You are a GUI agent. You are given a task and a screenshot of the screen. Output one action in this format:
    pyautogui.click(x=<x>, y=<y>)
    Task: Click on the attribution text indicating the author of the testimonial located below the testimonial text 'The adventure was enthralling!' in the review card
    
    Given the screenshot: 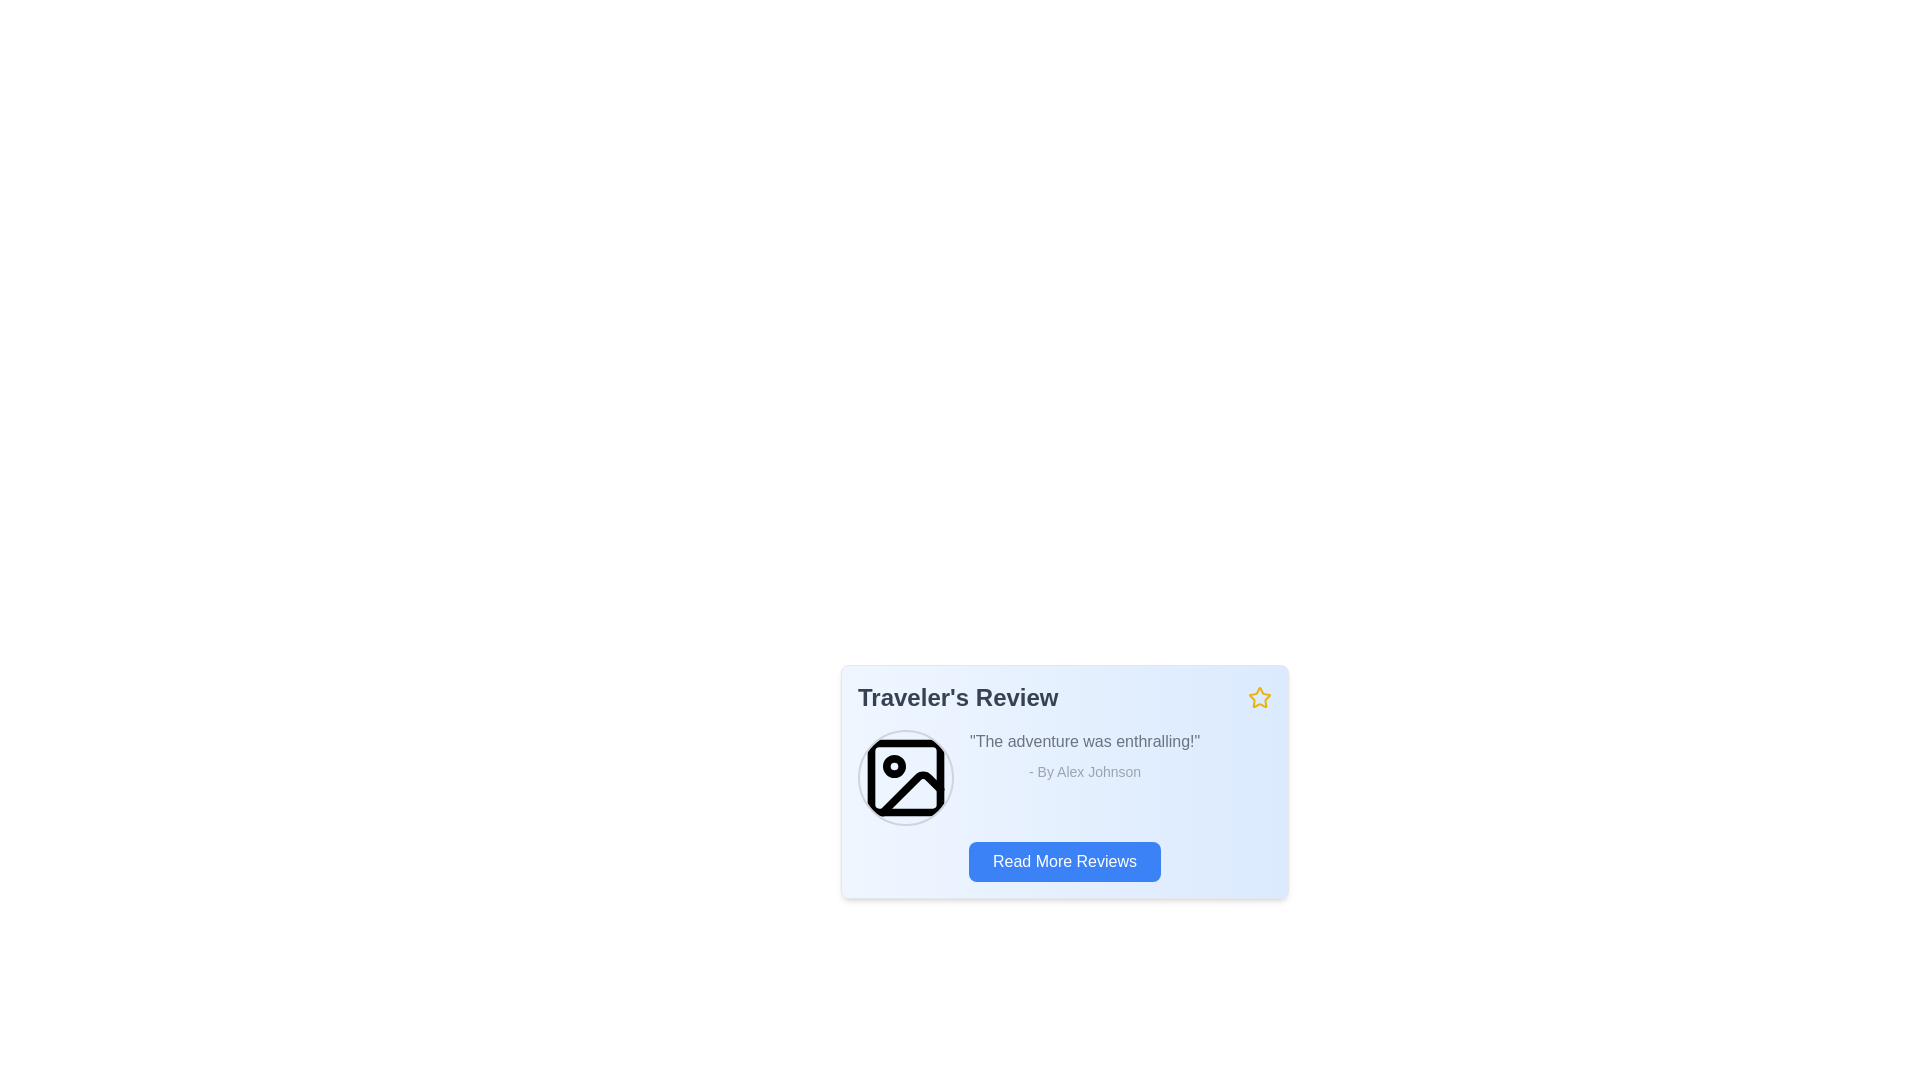 What is the action you would take?
    pyautogui.click(x=1083, y=770)
    